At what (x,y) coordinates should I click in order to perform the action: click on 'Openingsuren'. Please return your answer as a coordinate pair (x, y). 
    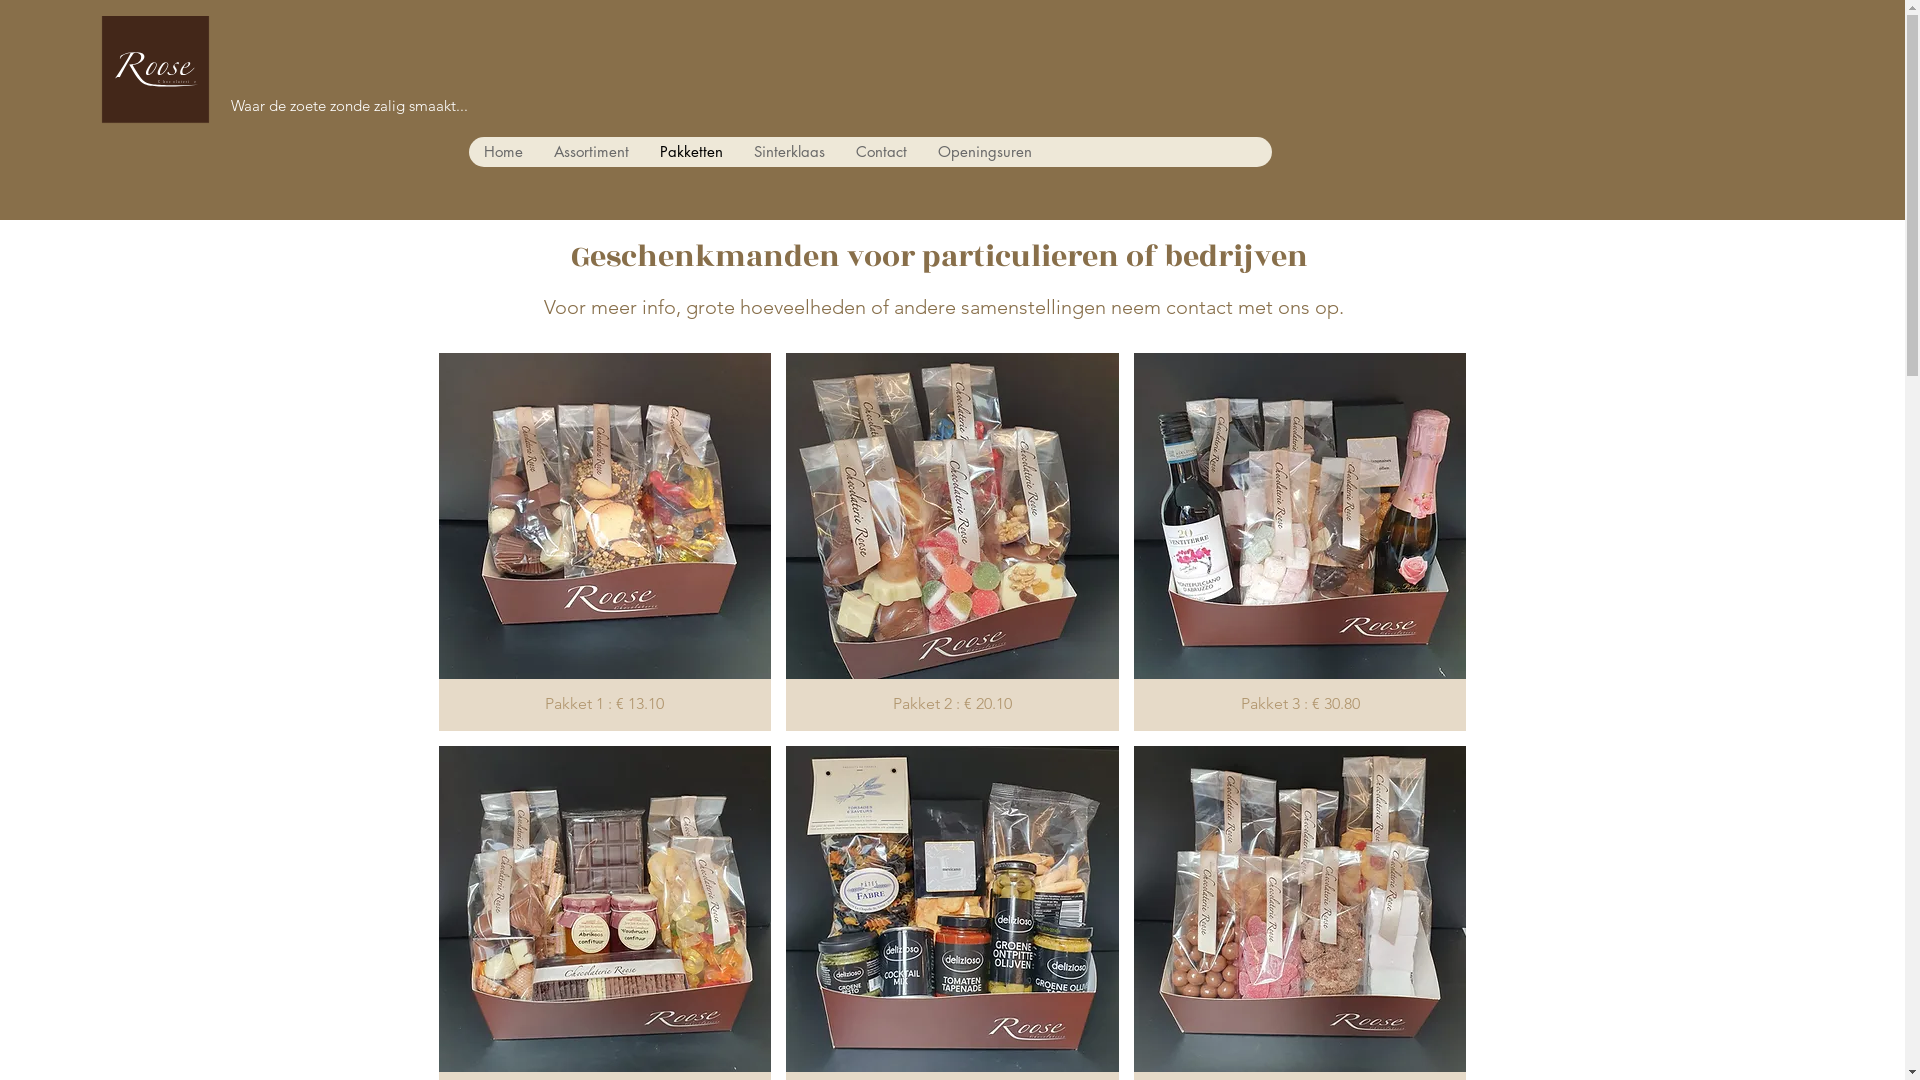
    Looking at the image, I should click on (984, 150).